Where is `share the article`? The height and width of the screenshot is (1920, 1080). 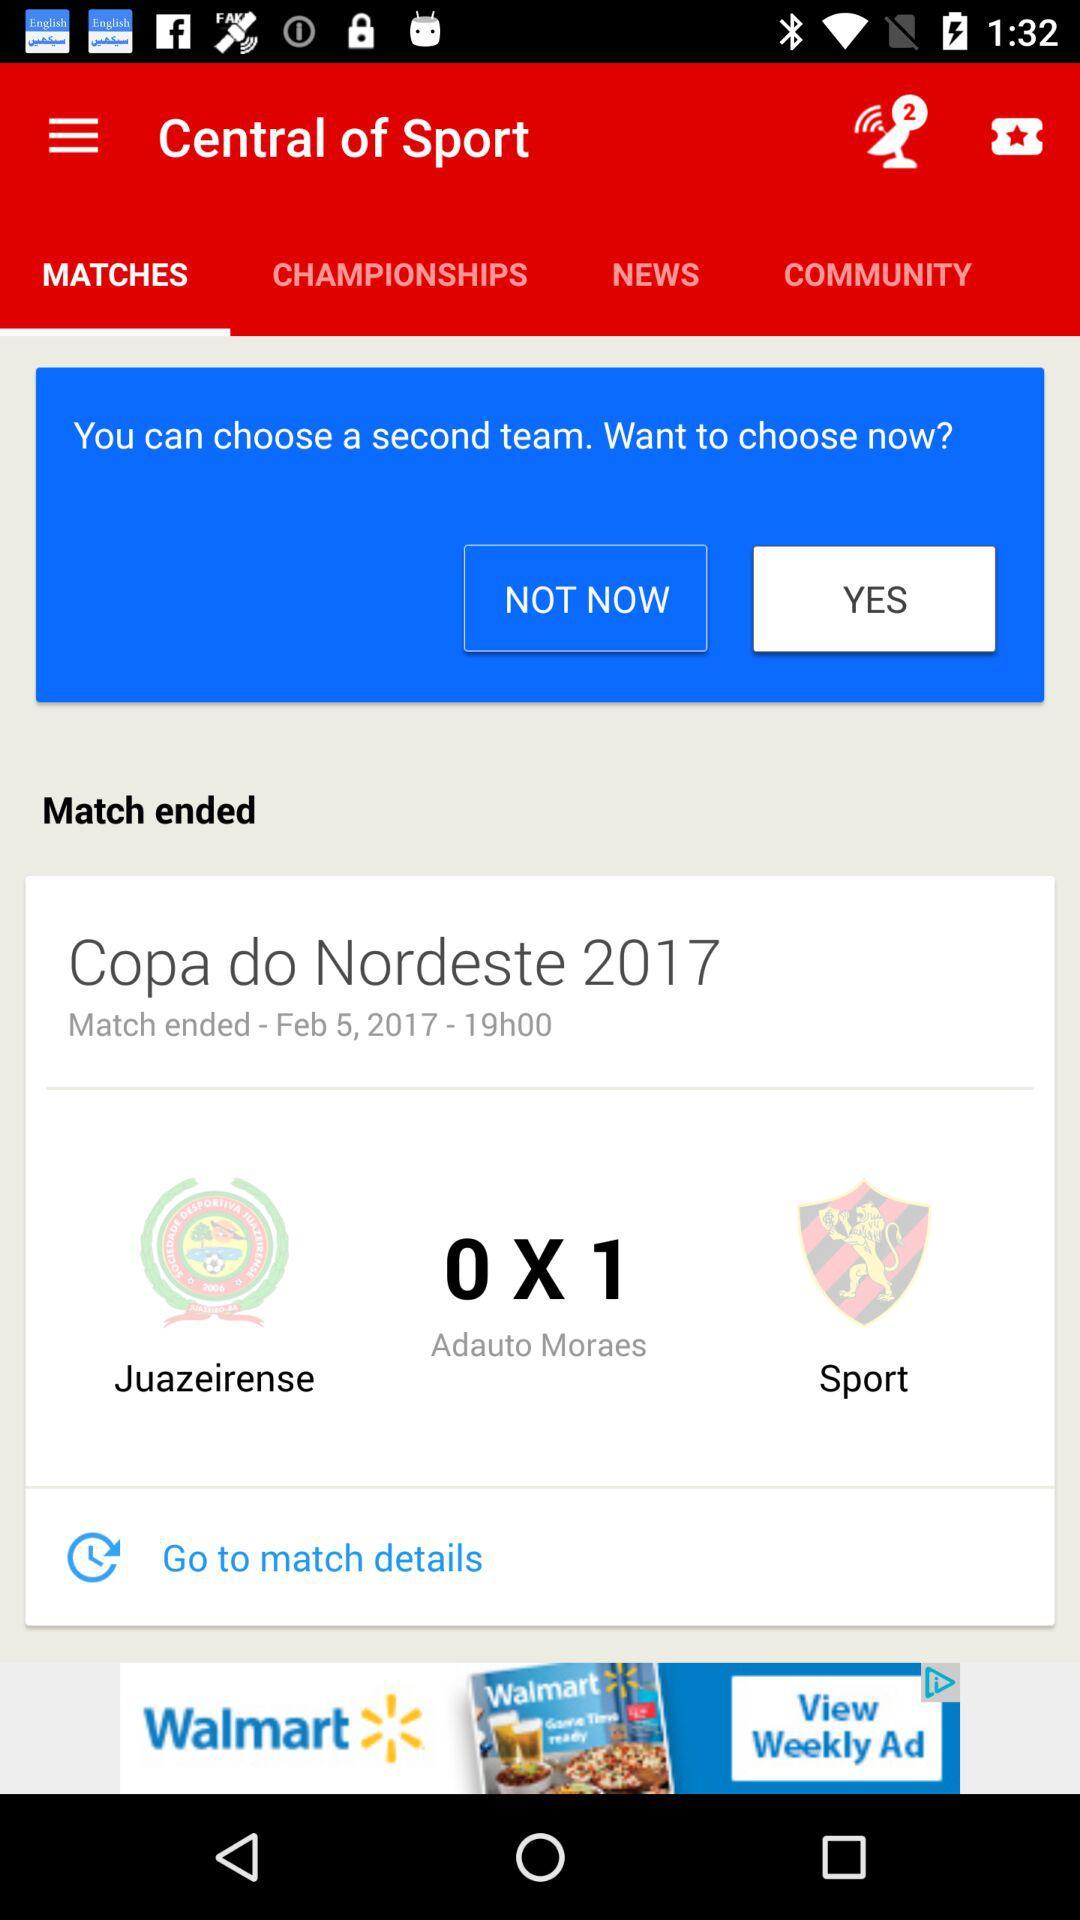 share the article is located at coordinates (540, 1727).